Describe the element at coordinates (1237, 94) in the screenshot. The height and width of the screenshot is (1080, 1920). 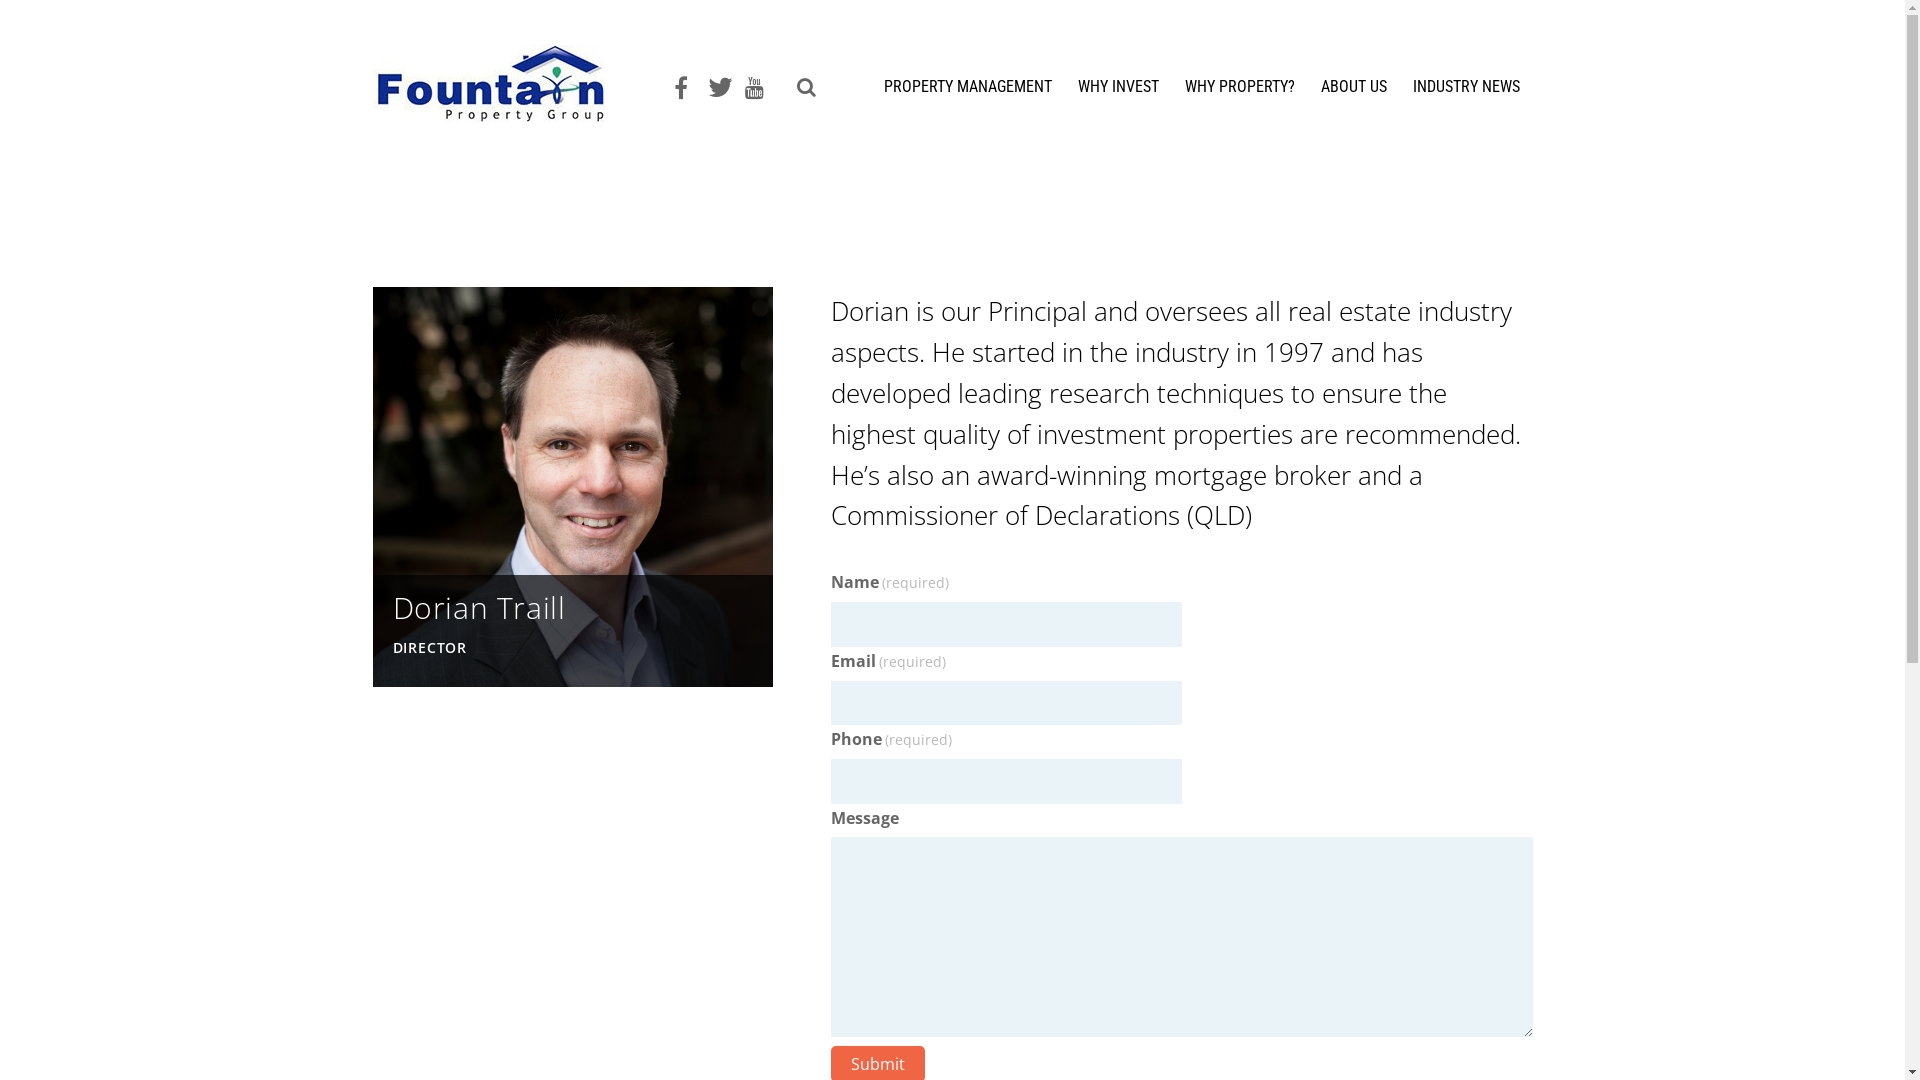
I see `'WHY PROPERTY?'` at that location.